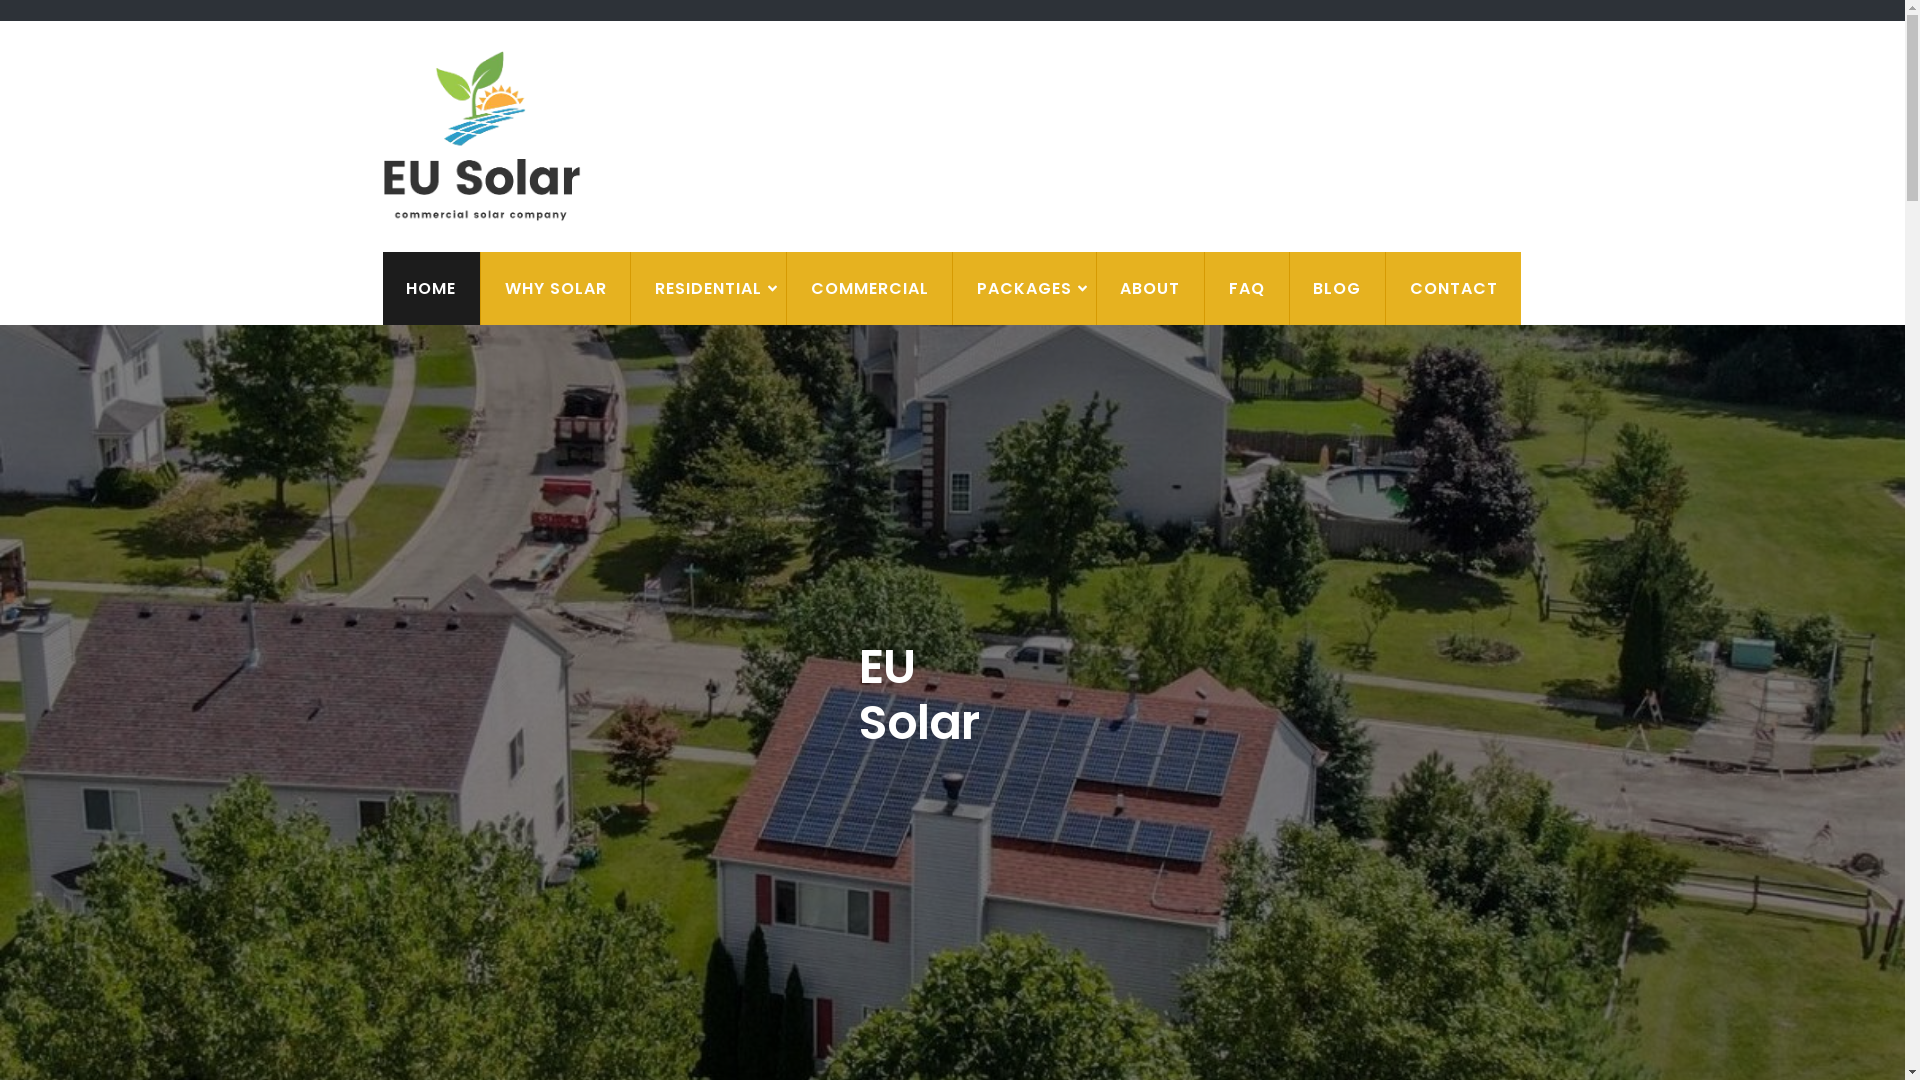  Describe the element at coordinates (708, 288) in the screenshot. I see `'RESIDENTIAL'` at that location.